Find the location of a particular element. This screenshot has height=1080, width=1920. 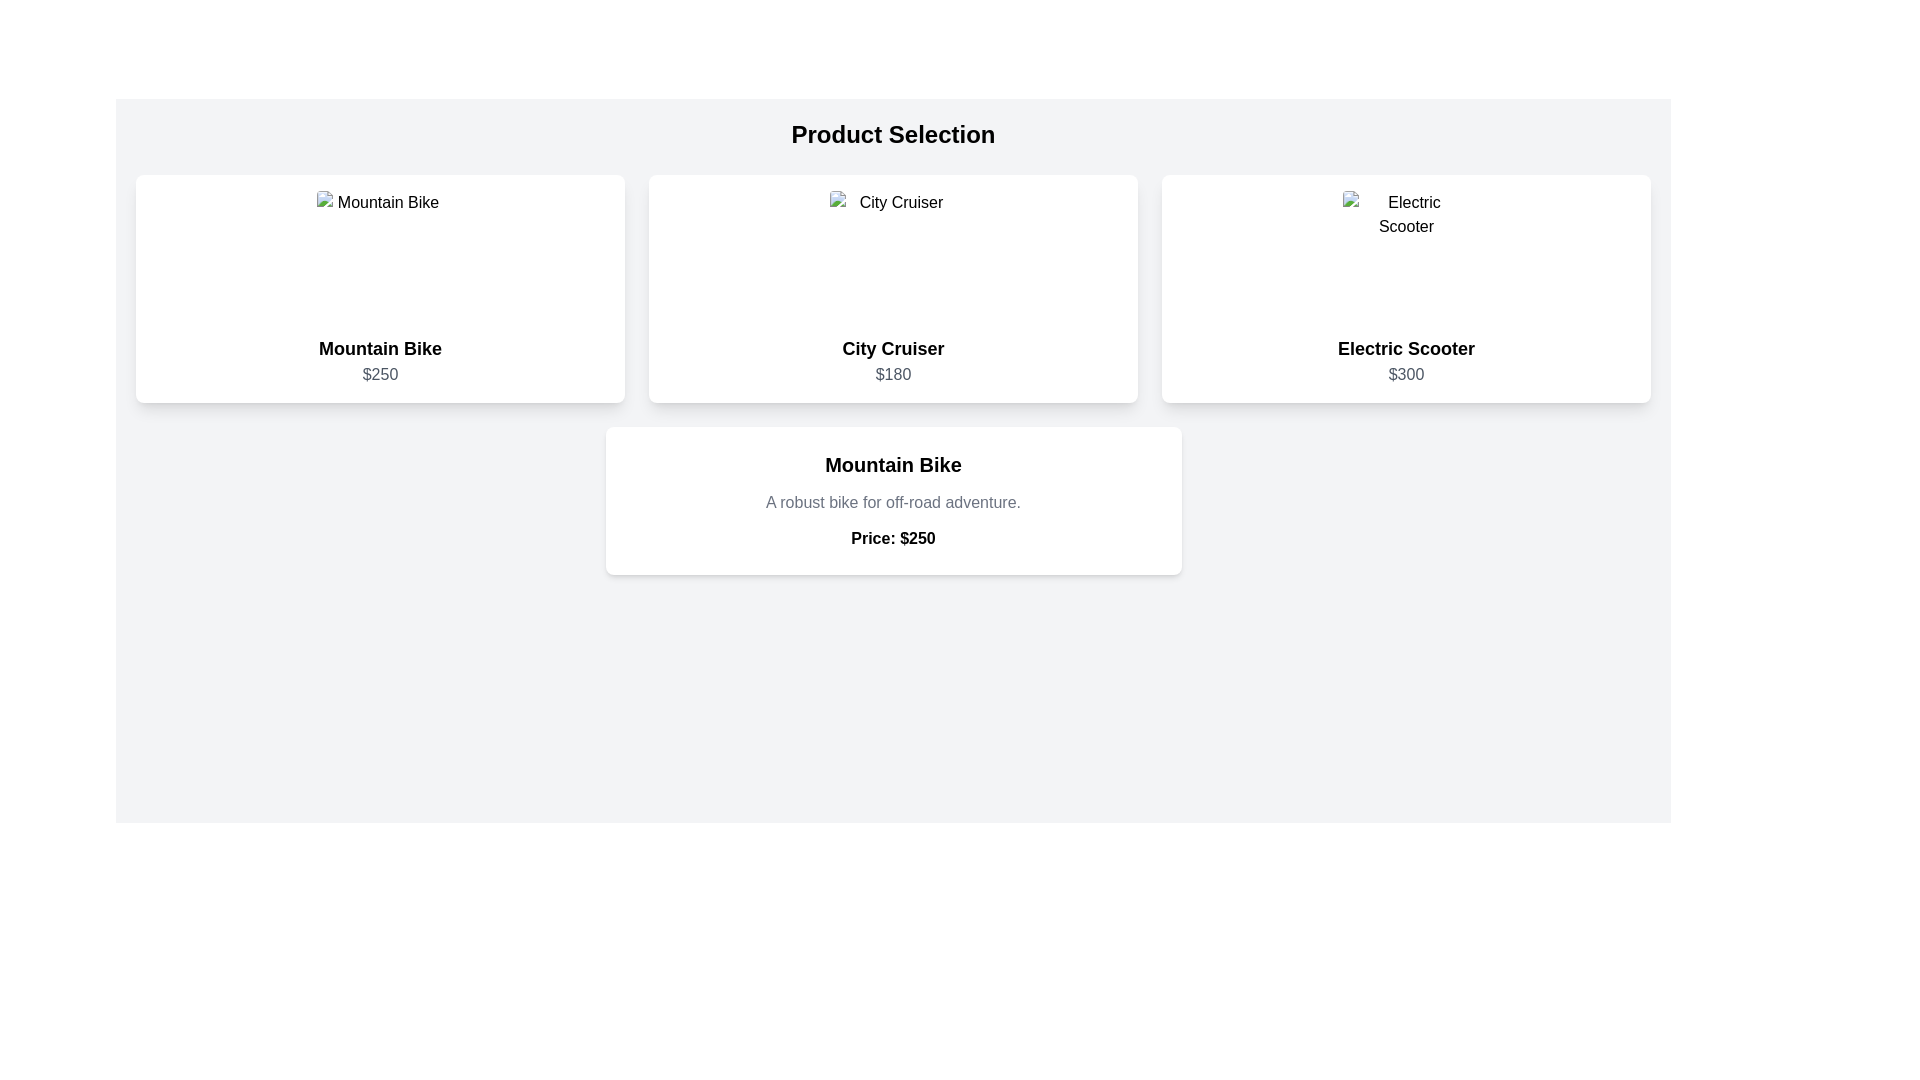

the card containing the 'Mountain Bike' title text heading located at the top of the product card is located at coordinates (892, 465).